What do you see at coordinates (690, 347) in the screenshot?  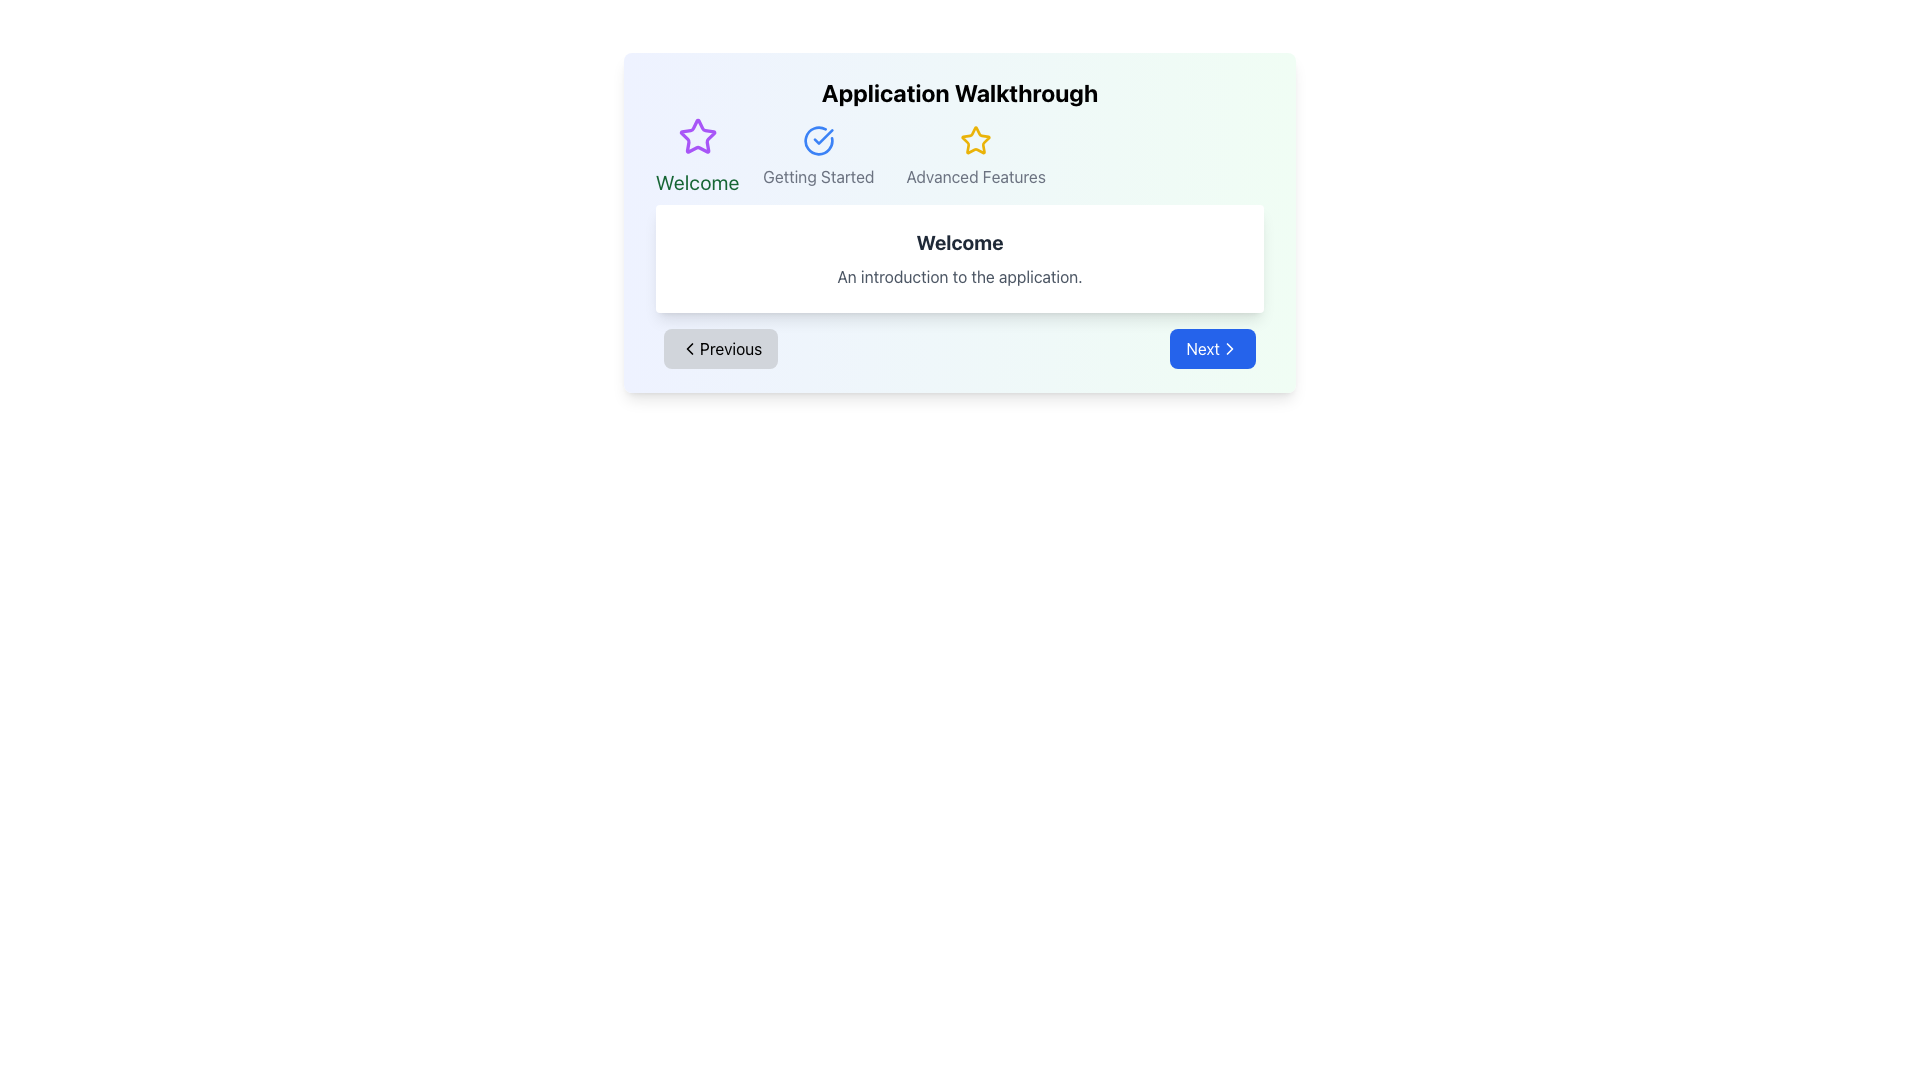 I see `left-chevron icon located inside the 'Previous' button at the bottom left of the main card for details` at bounding box center [690, 347].